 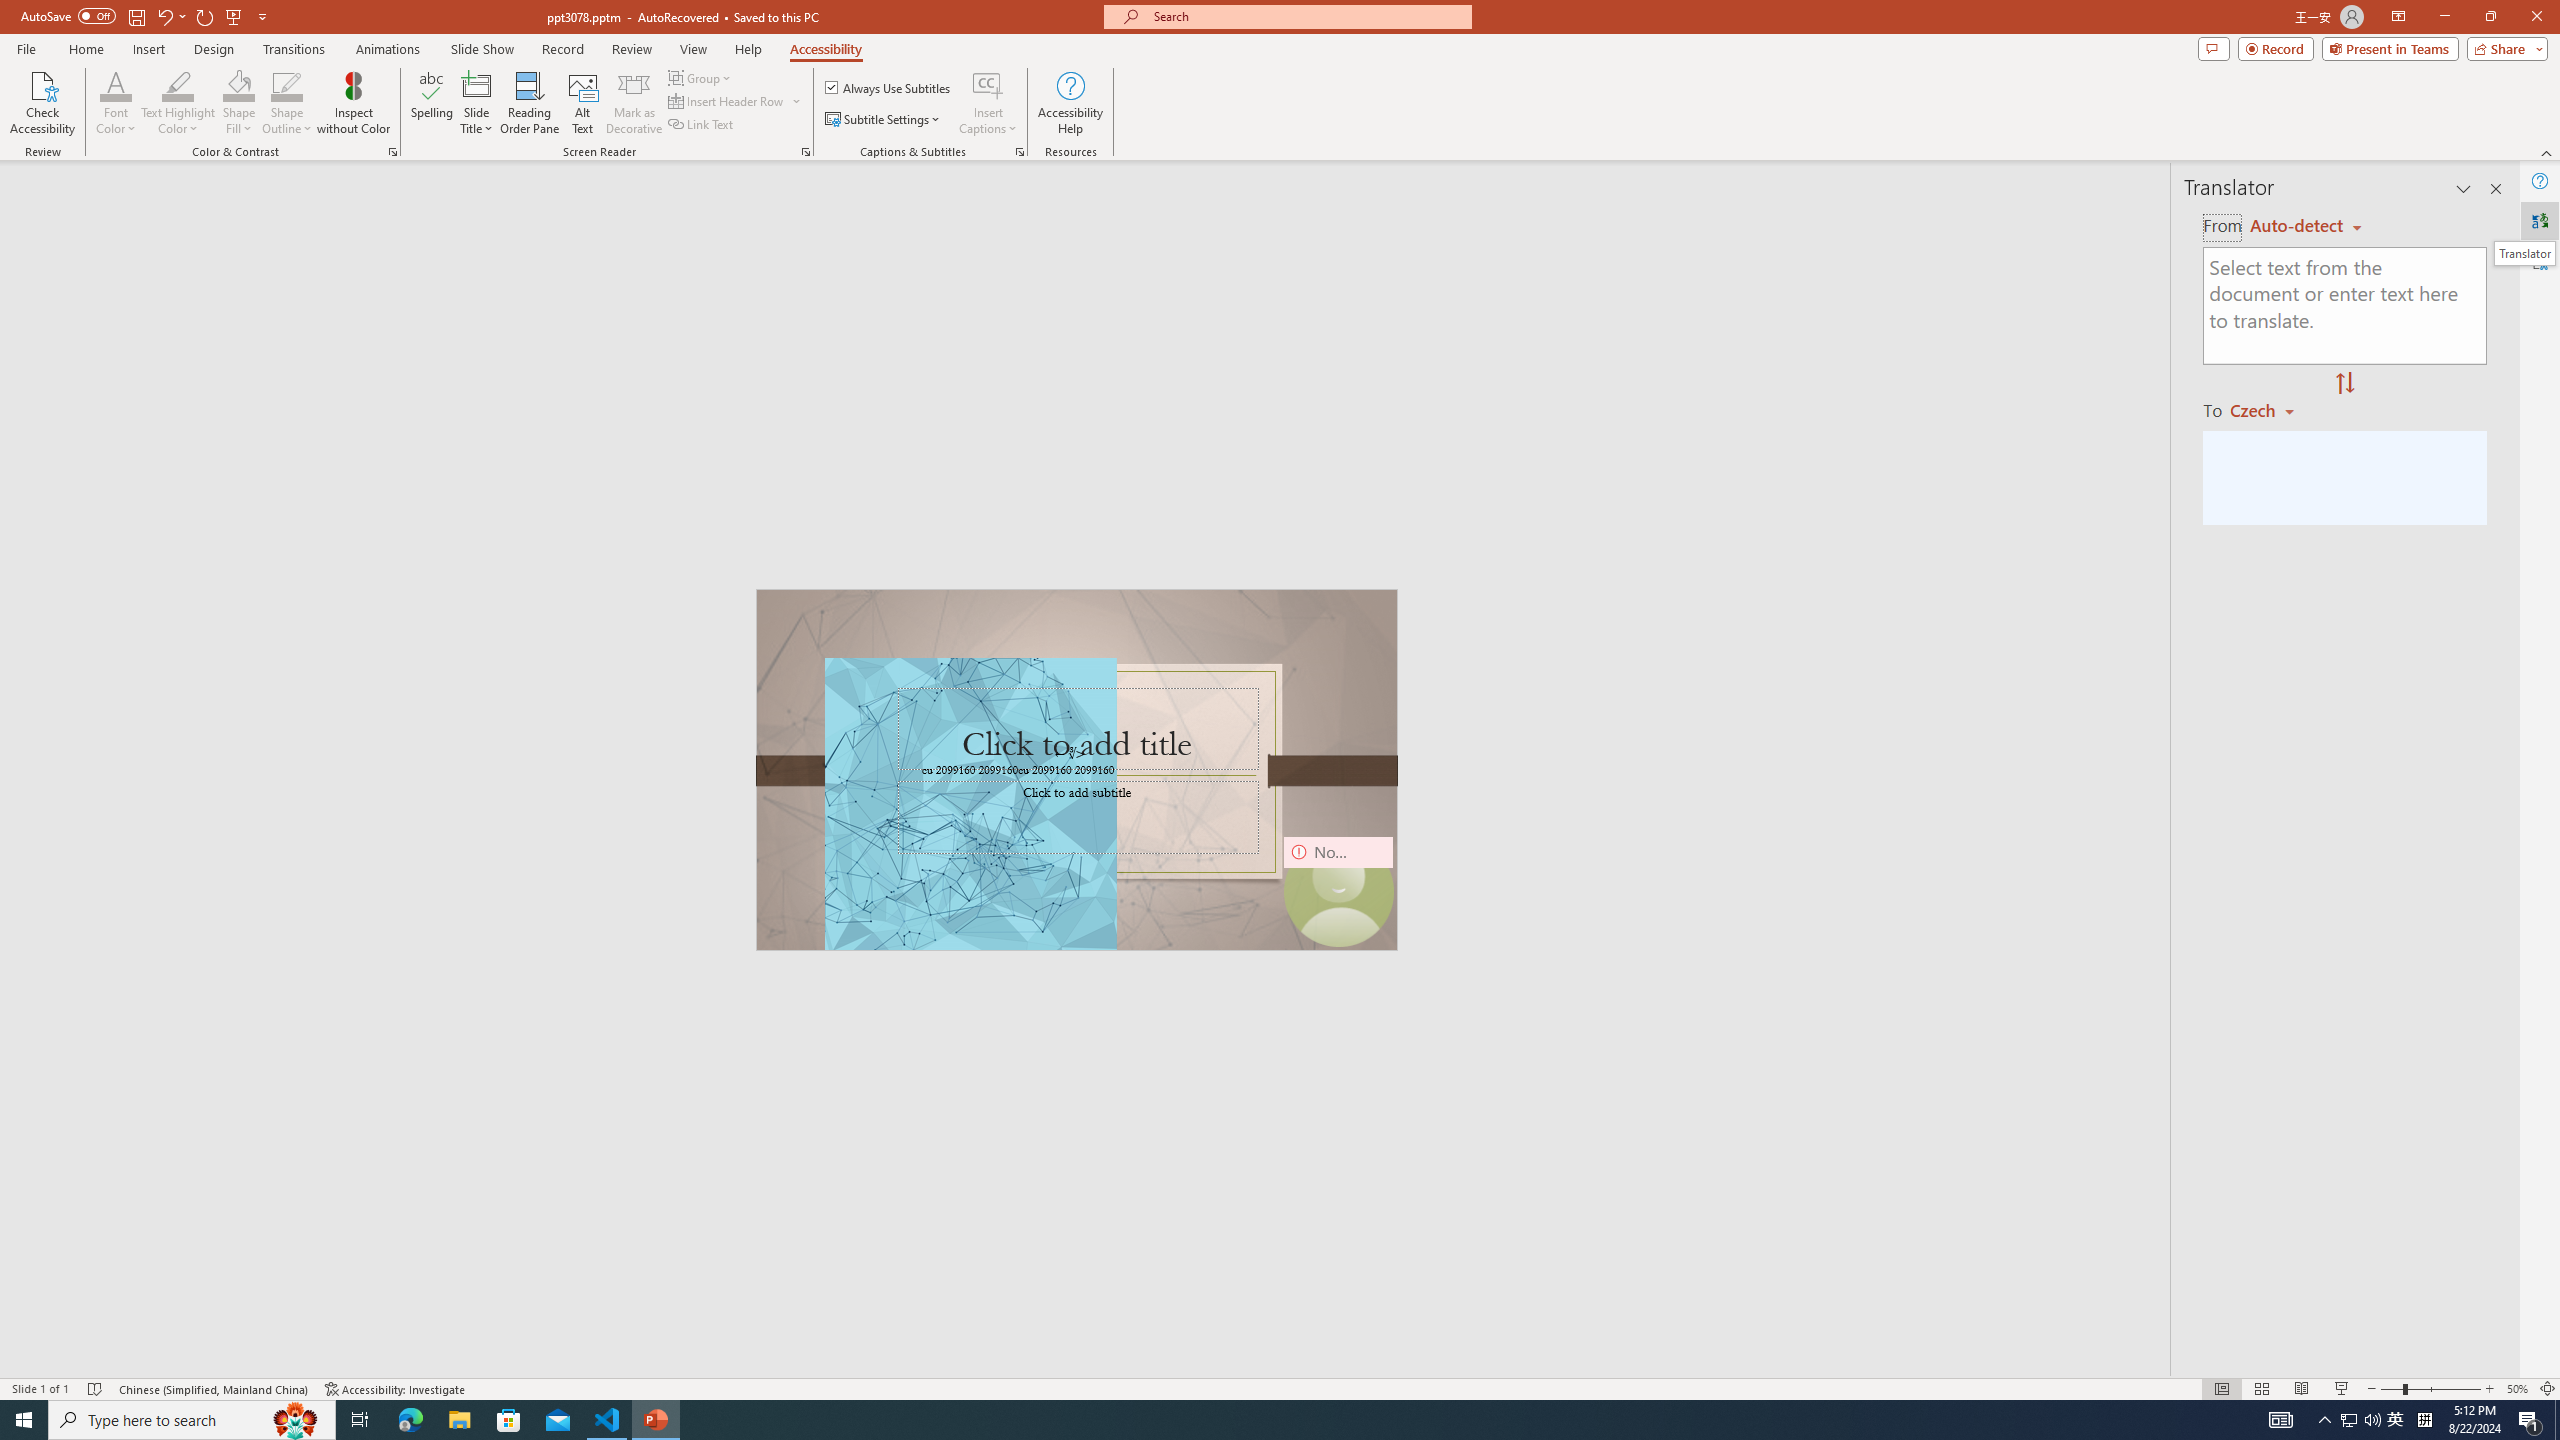 What do you see at coordinates (582, 103) in the screenshot?
I see `'Alt Text'` at bounding box center [582, 103].